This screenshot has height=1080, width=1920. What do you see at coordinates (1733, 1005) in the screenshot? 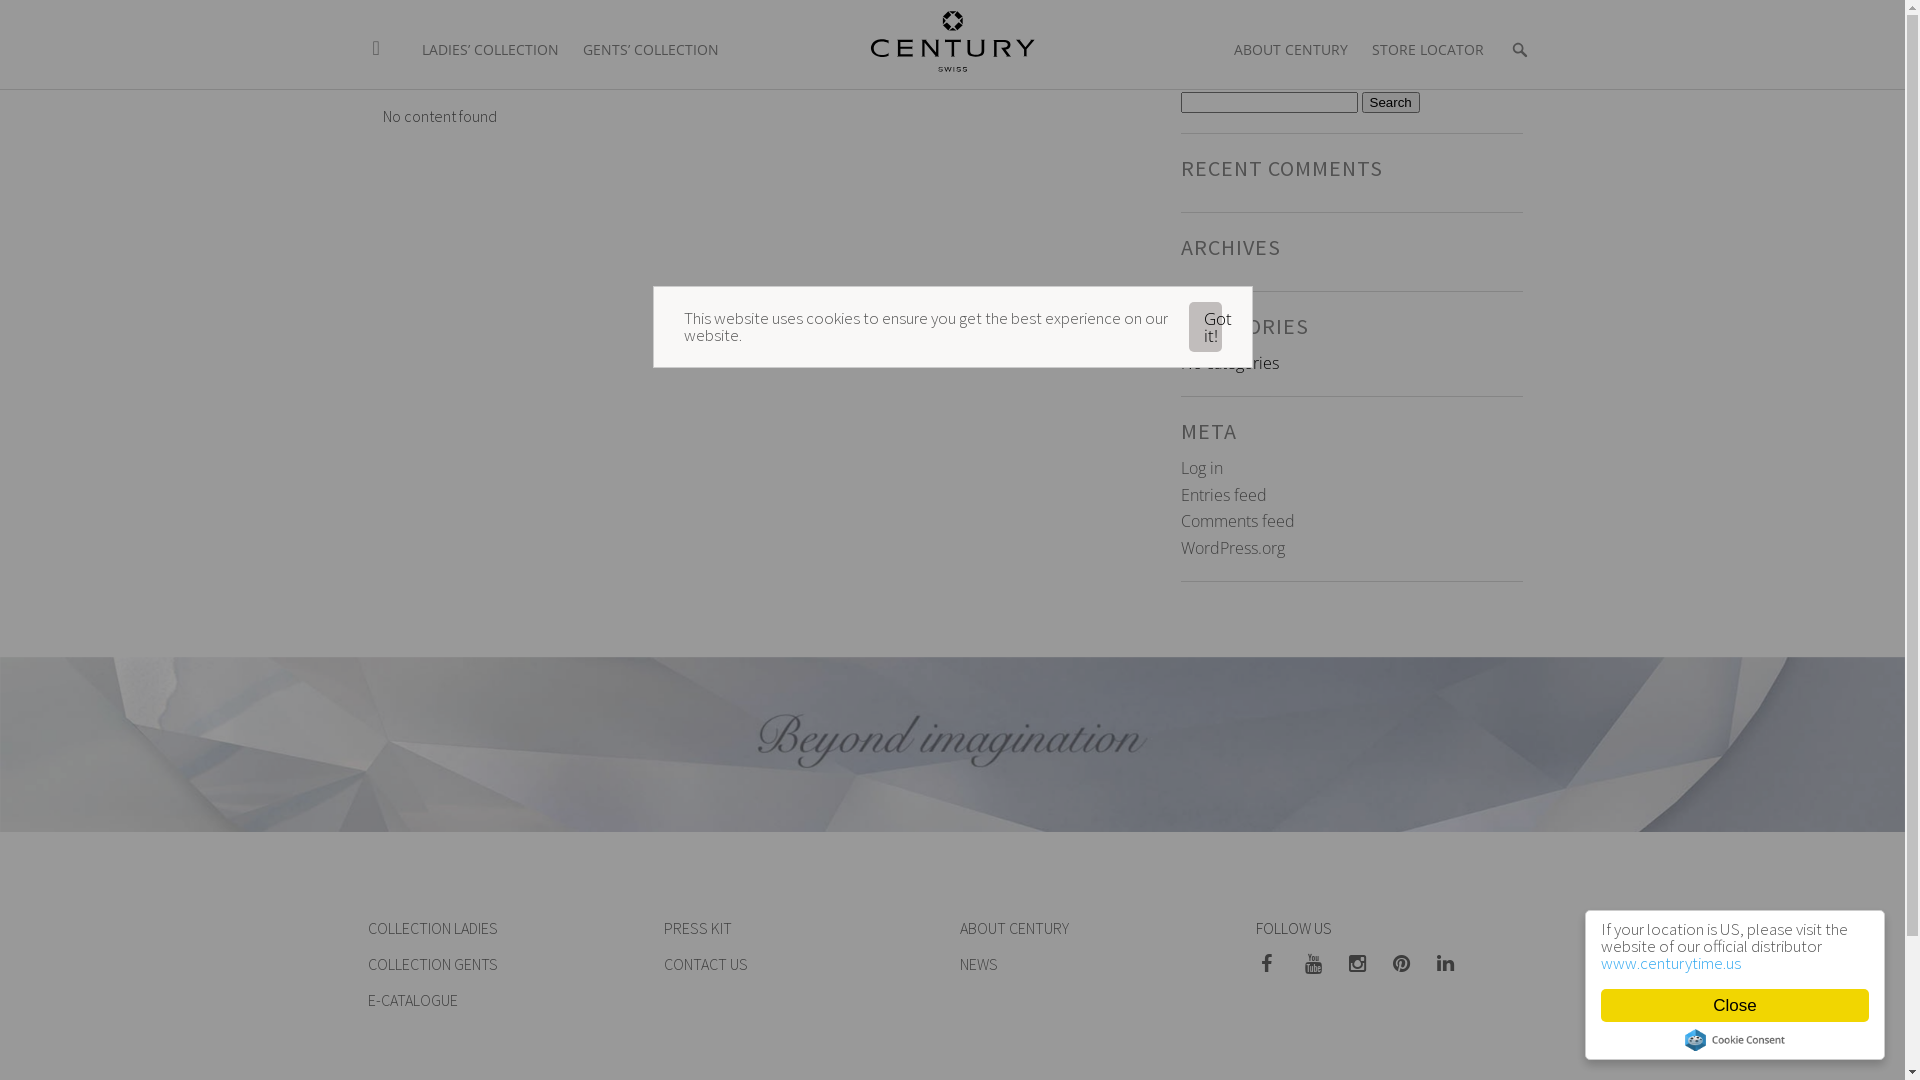
I see `'Close'` at bounding box center [1733, 1005].